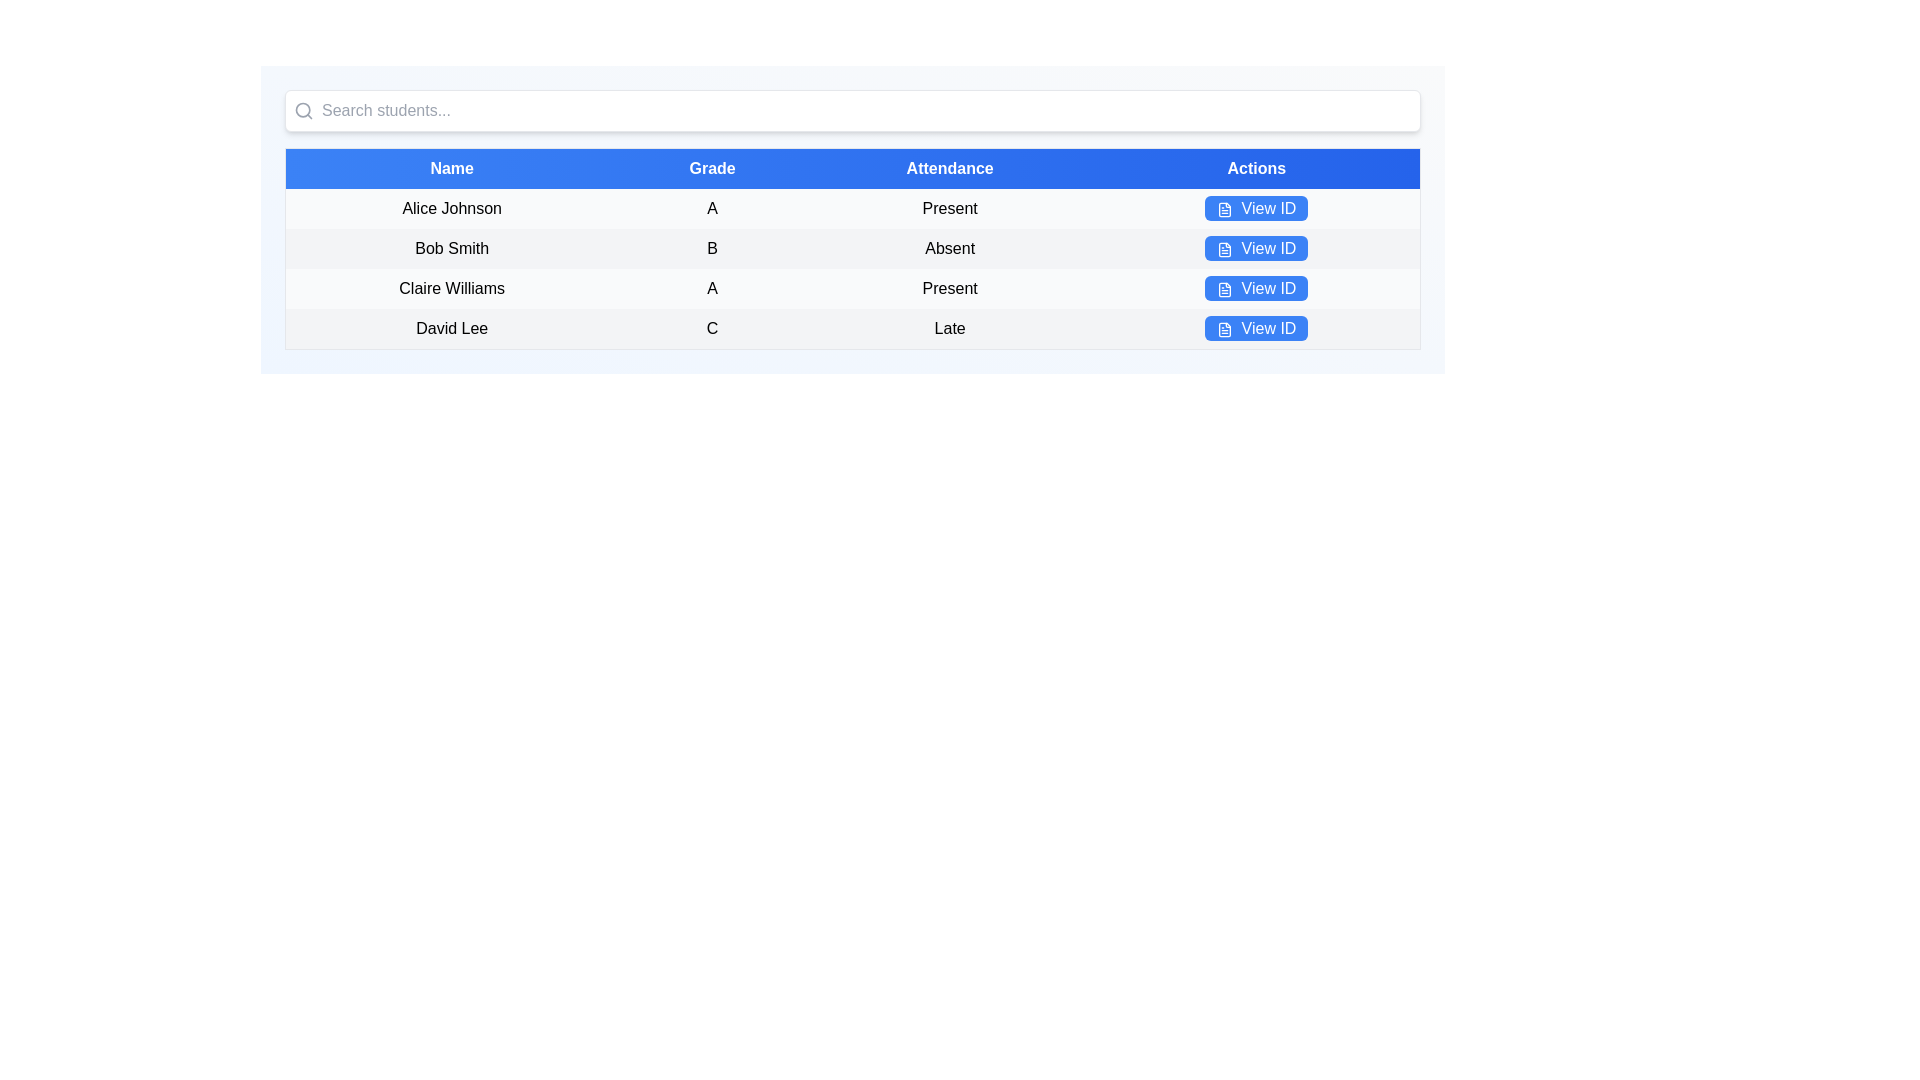 This screenshot has width=1920, height=1080. What do you see at coordinates (1256, 208) in the screenshot?
I see `the button in the 'Actions' column for 'Alice Johnson'` at bounding box center [1256, 208].